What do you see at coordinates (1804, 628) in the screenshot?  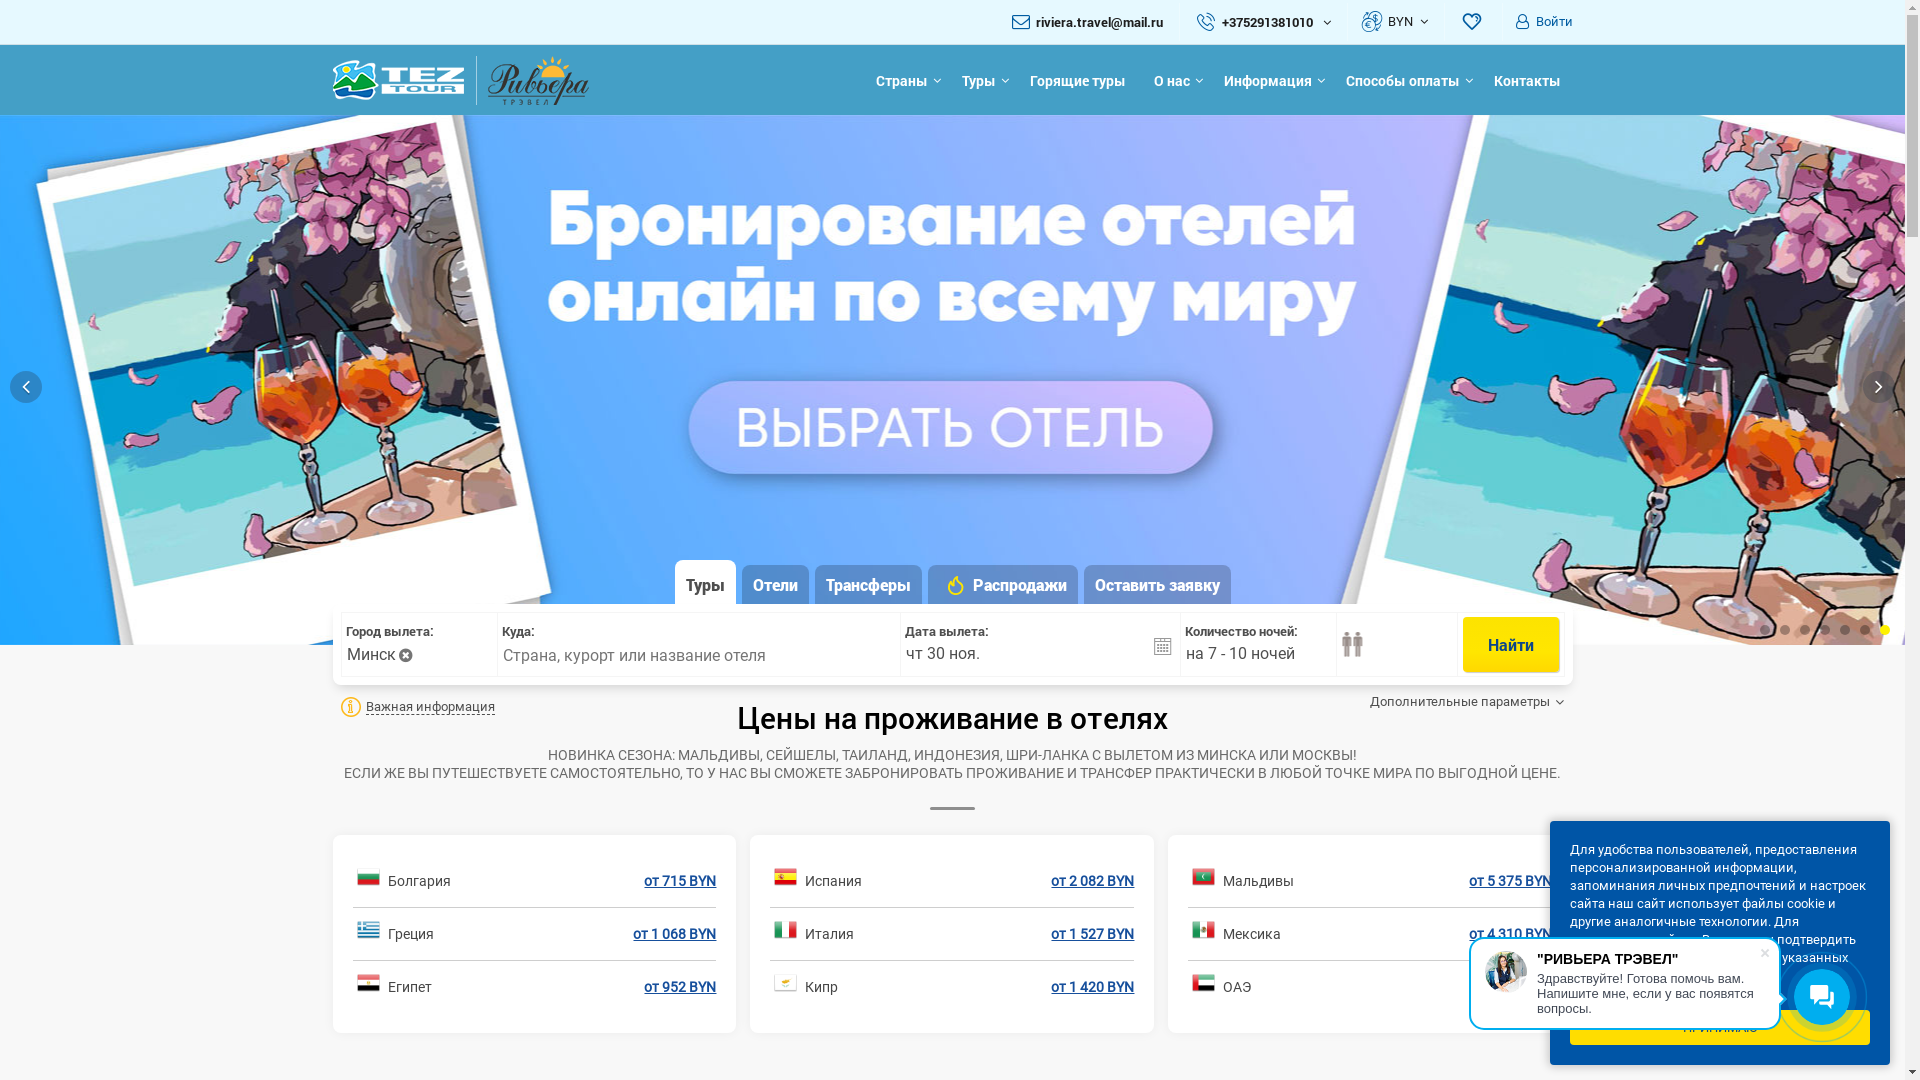 I see `'3'` at bounding box center [1804, 628].